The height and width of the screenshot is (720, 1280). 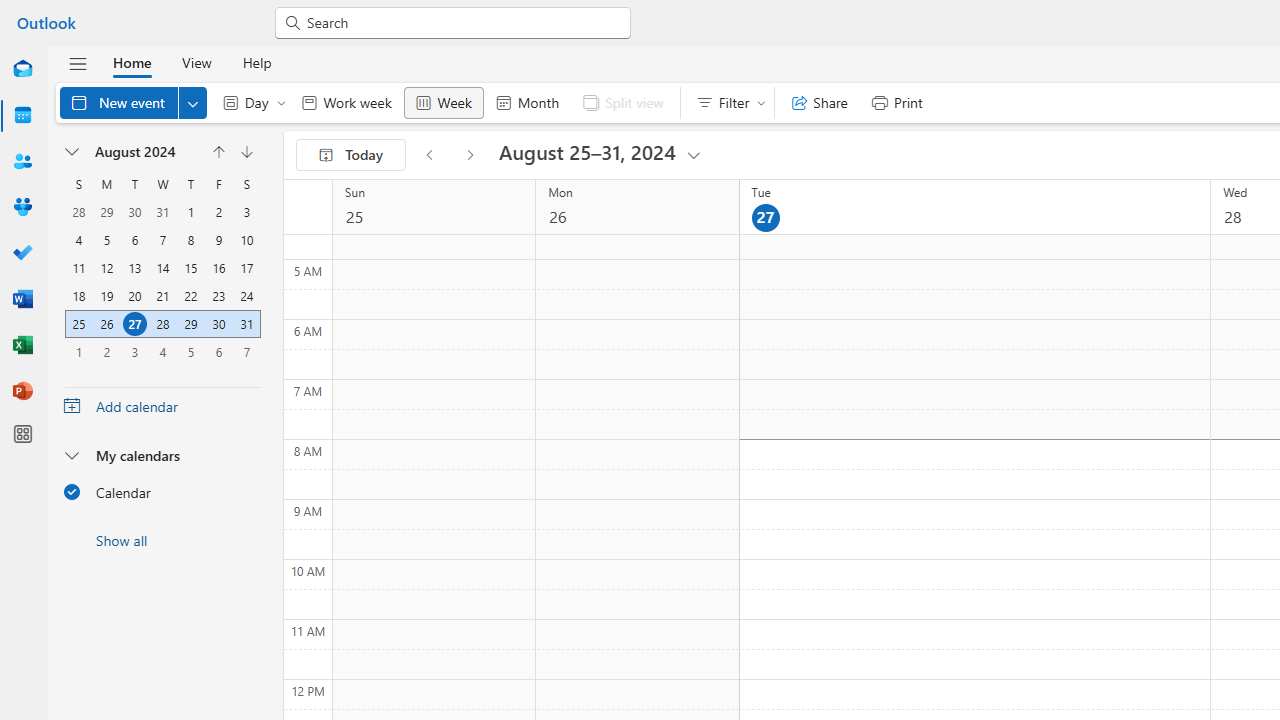 What do you see at coordinates (134, 239) in the screenshot?
I see `'6, August, 2024'` at bounding box center [134, 239].